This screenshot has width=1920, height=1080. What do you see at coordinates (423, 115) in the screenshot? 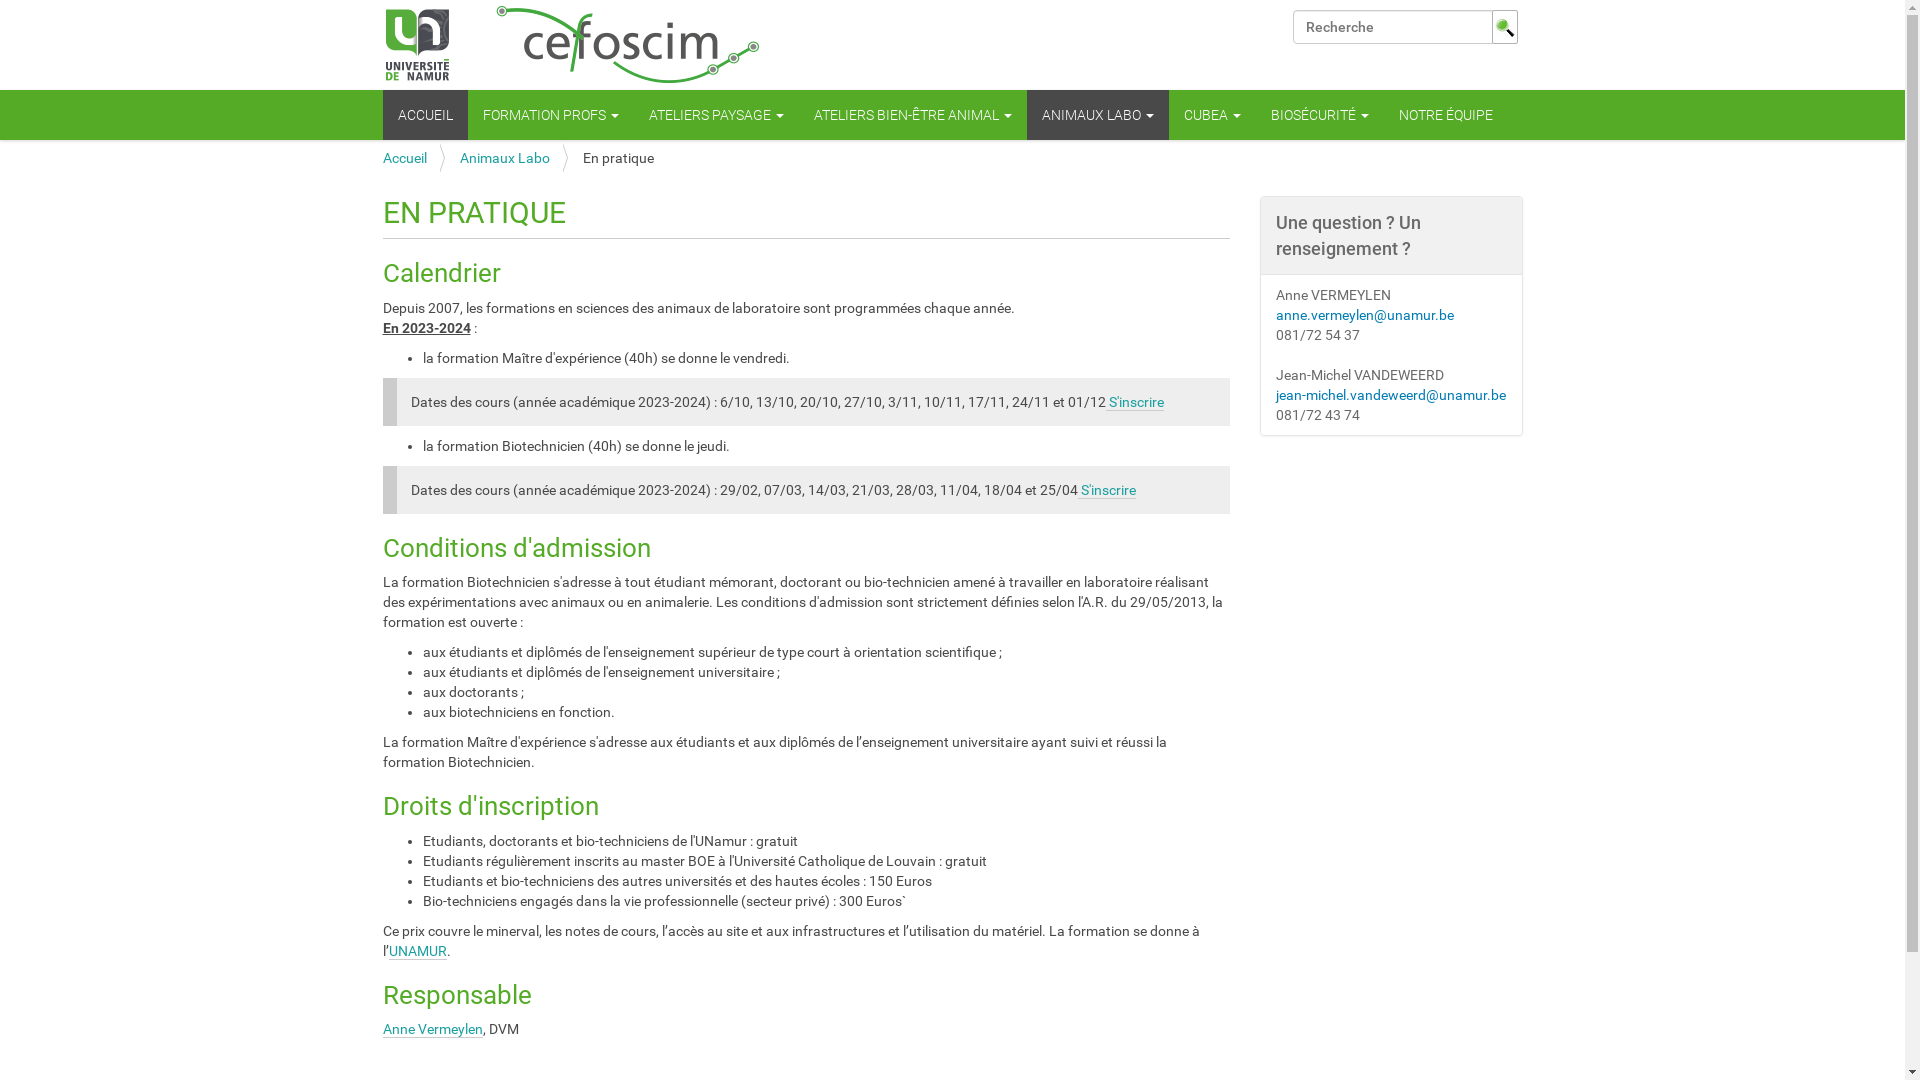
I see `'ACCUEIL'` at bounding box center [423, 115].